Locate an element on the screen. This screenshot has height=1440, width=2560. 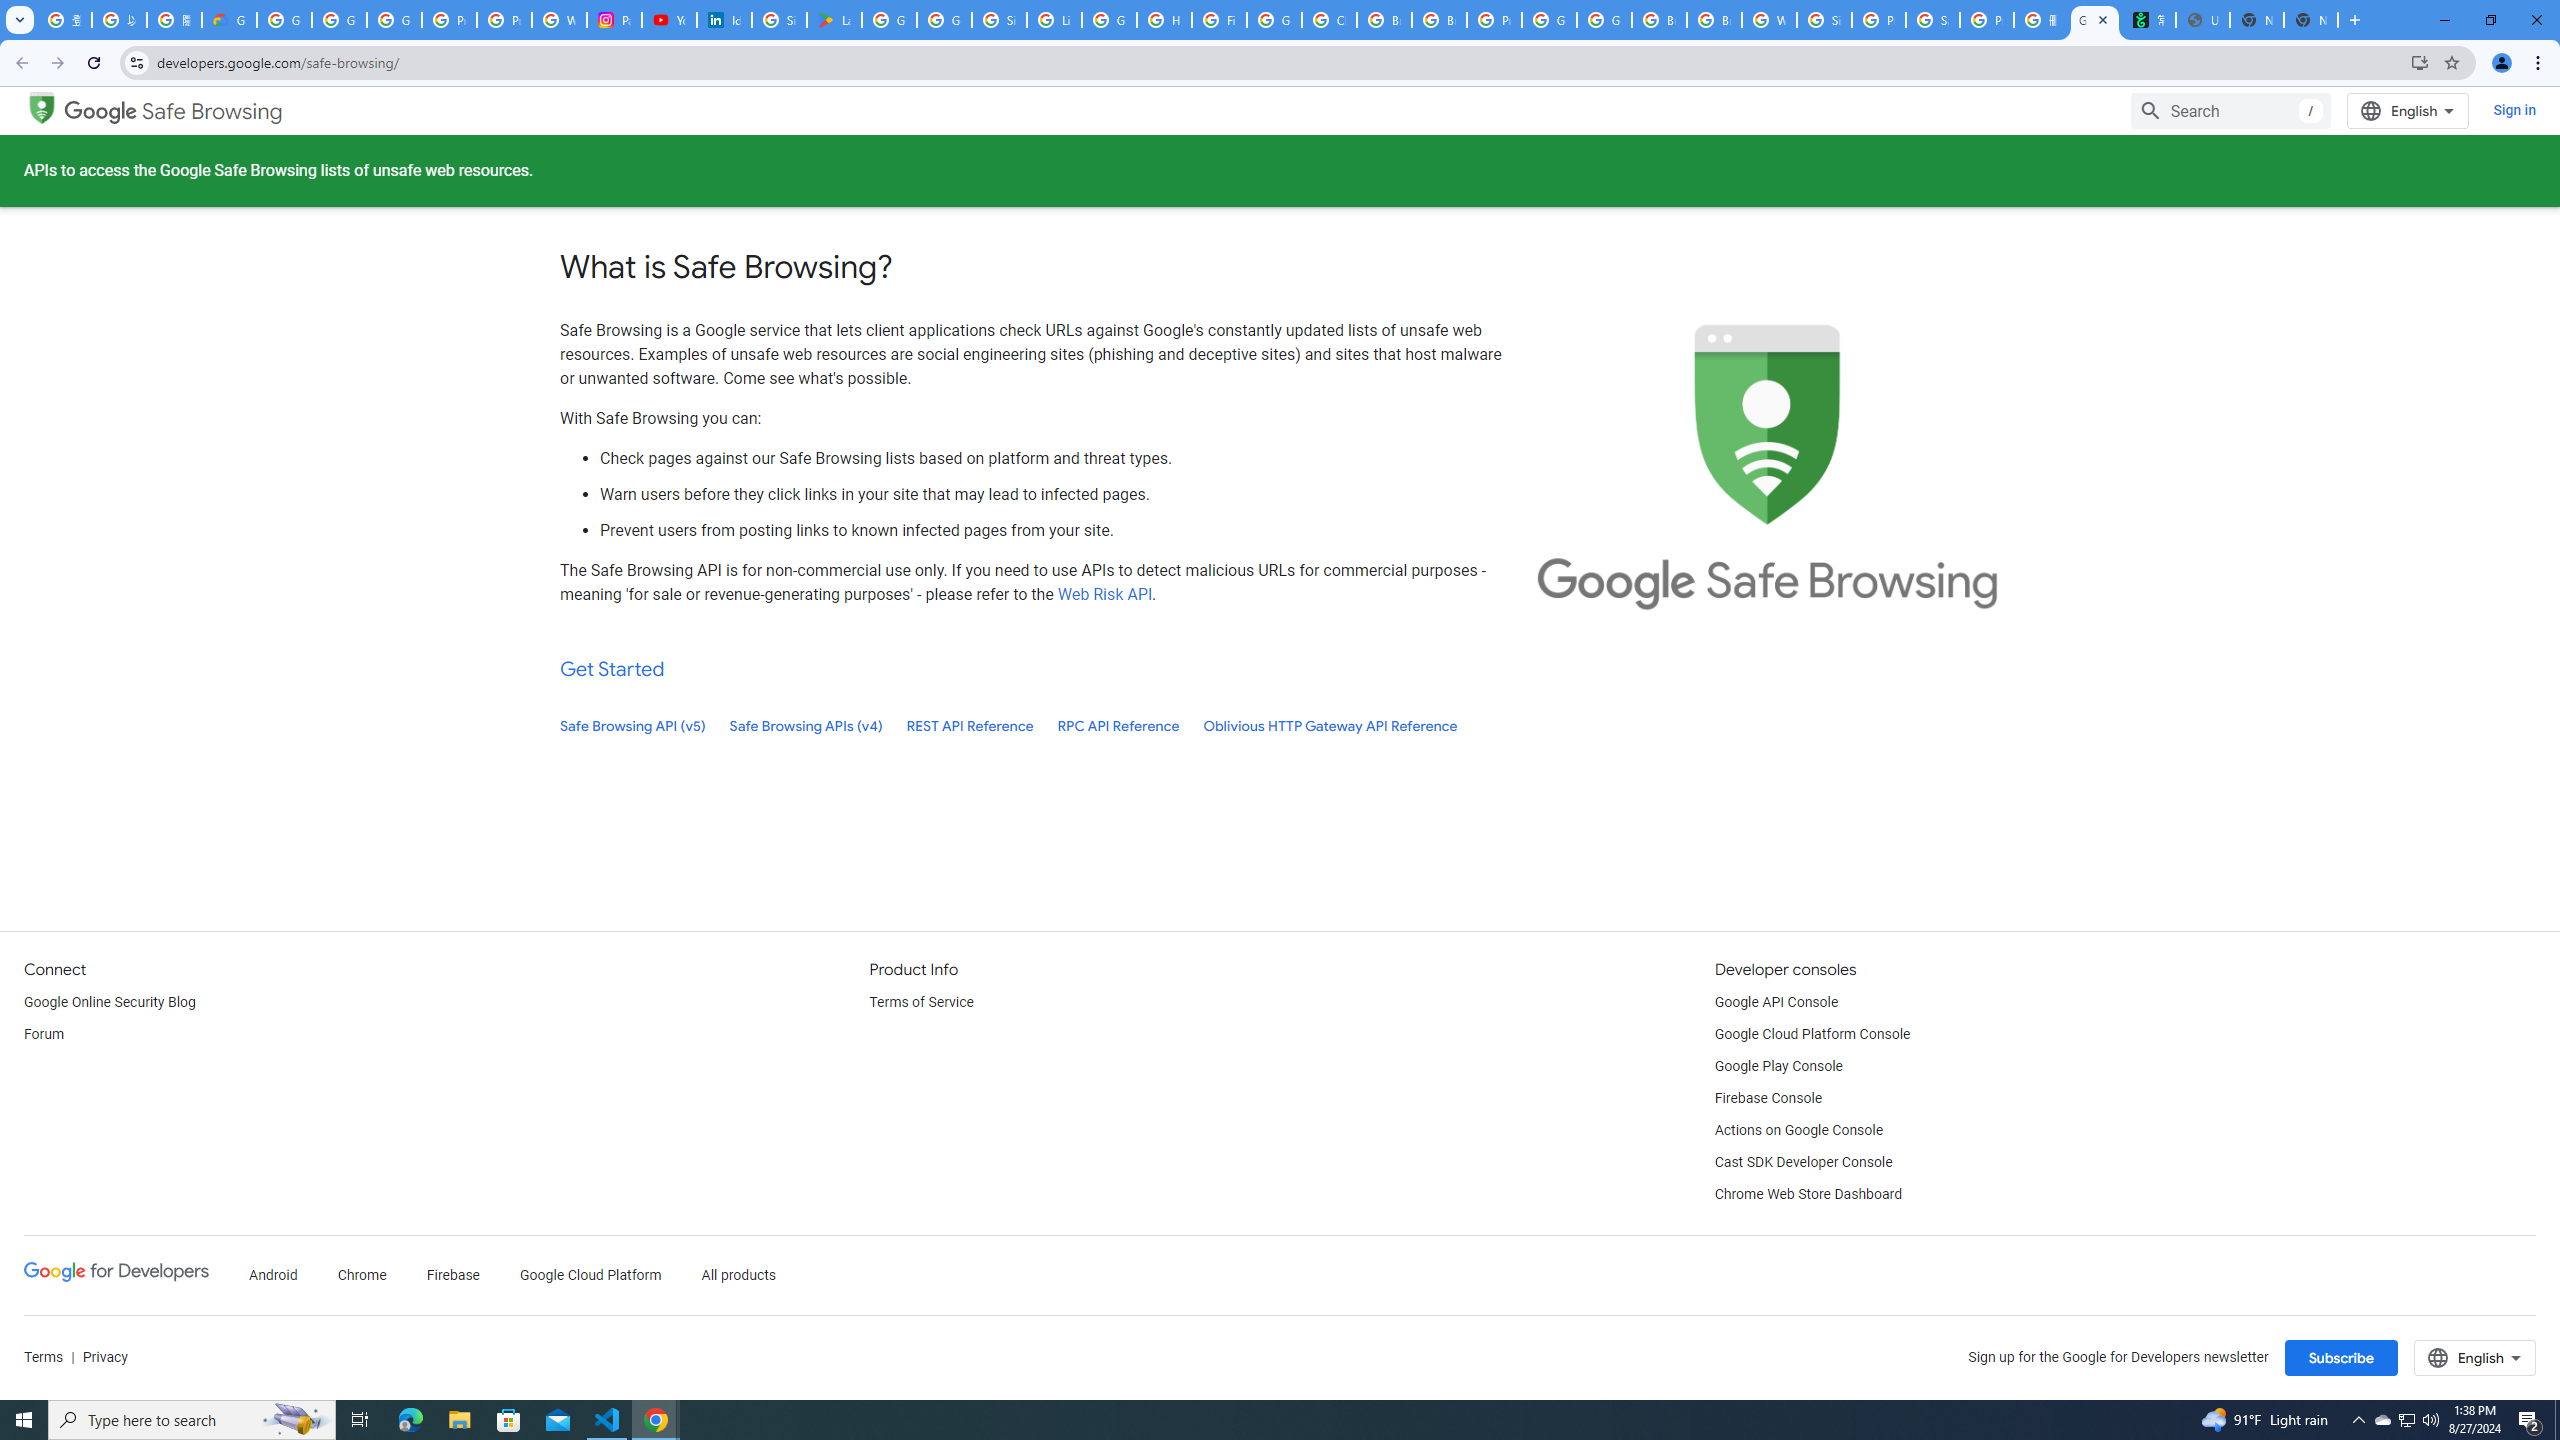
'REST API Reference' is located at coordinates (970, 725).